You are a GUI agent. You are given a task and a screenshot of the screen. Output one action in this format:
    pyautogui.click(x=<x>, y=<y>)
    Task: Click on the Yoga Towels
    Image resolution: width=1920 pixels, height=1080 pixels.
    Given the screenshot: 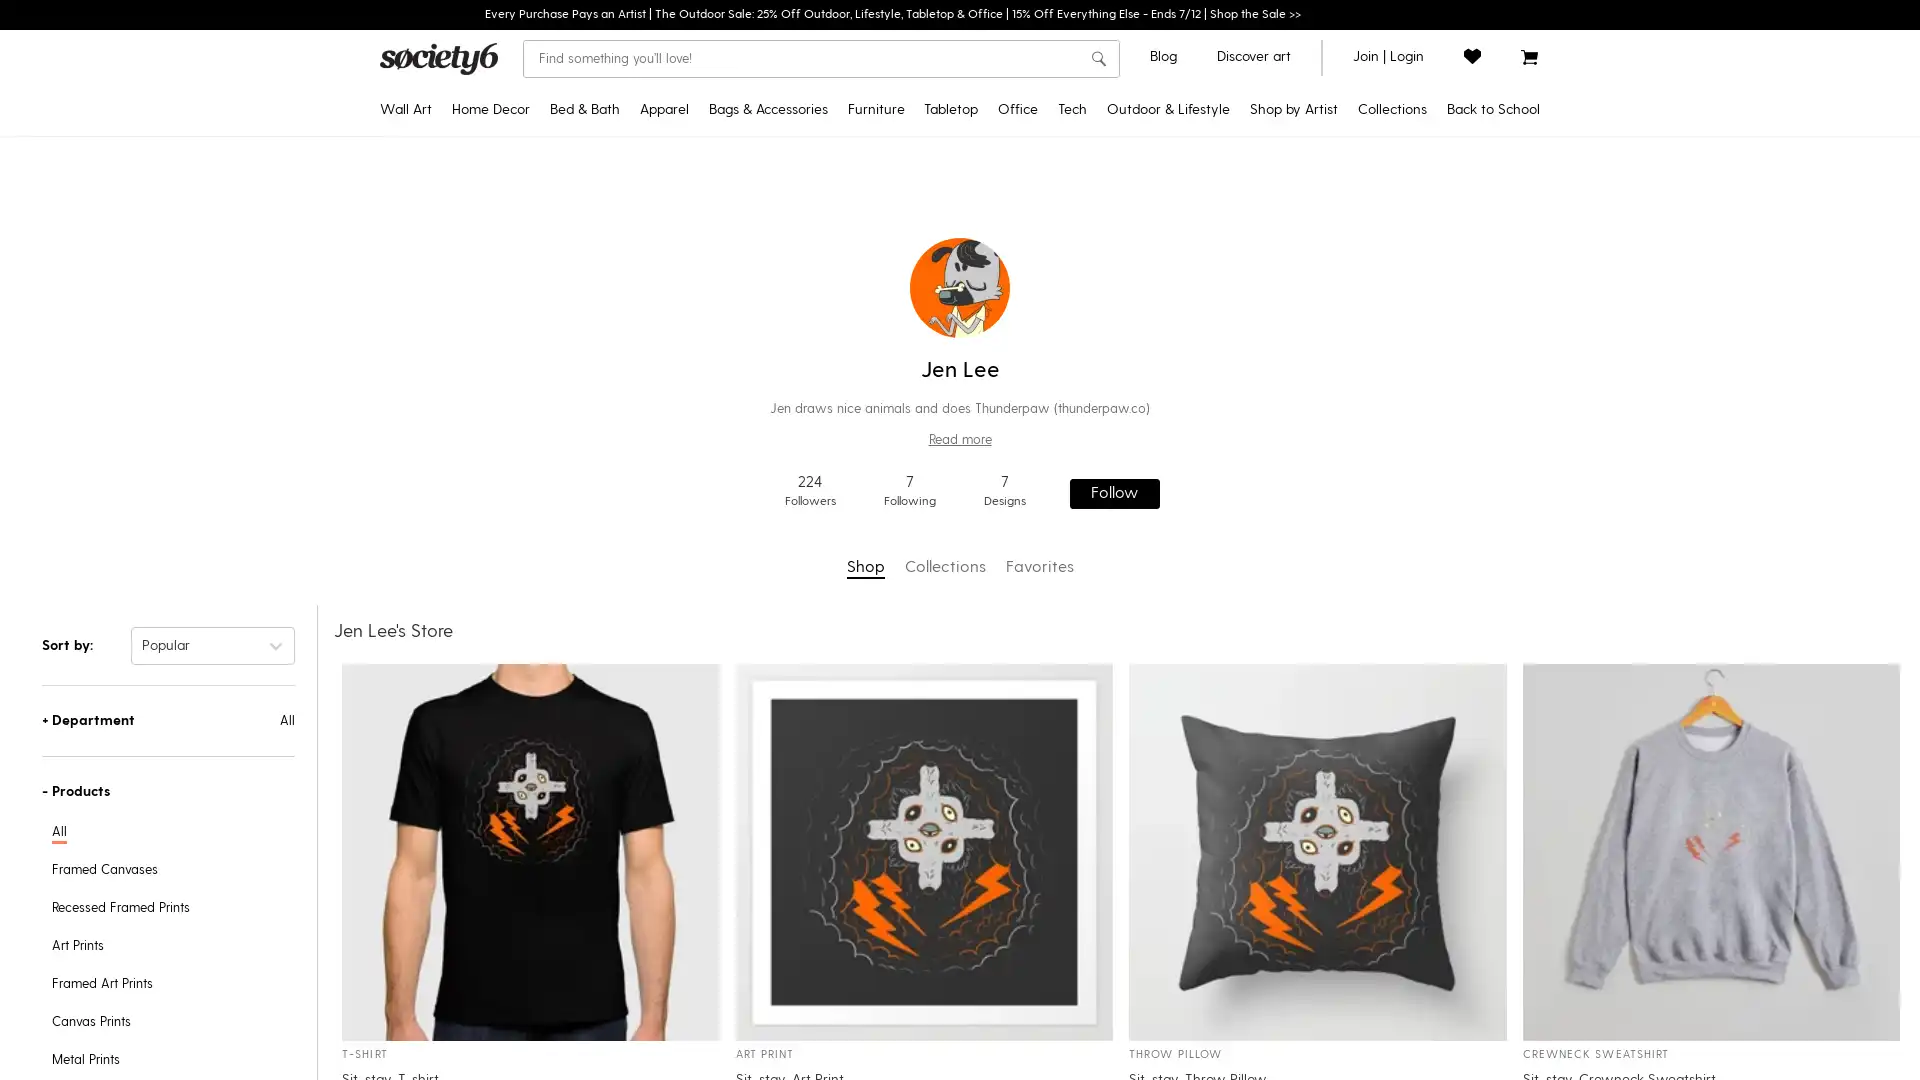 What is the action you would take?
    pyautogui.click(x=1196, y=225)
    